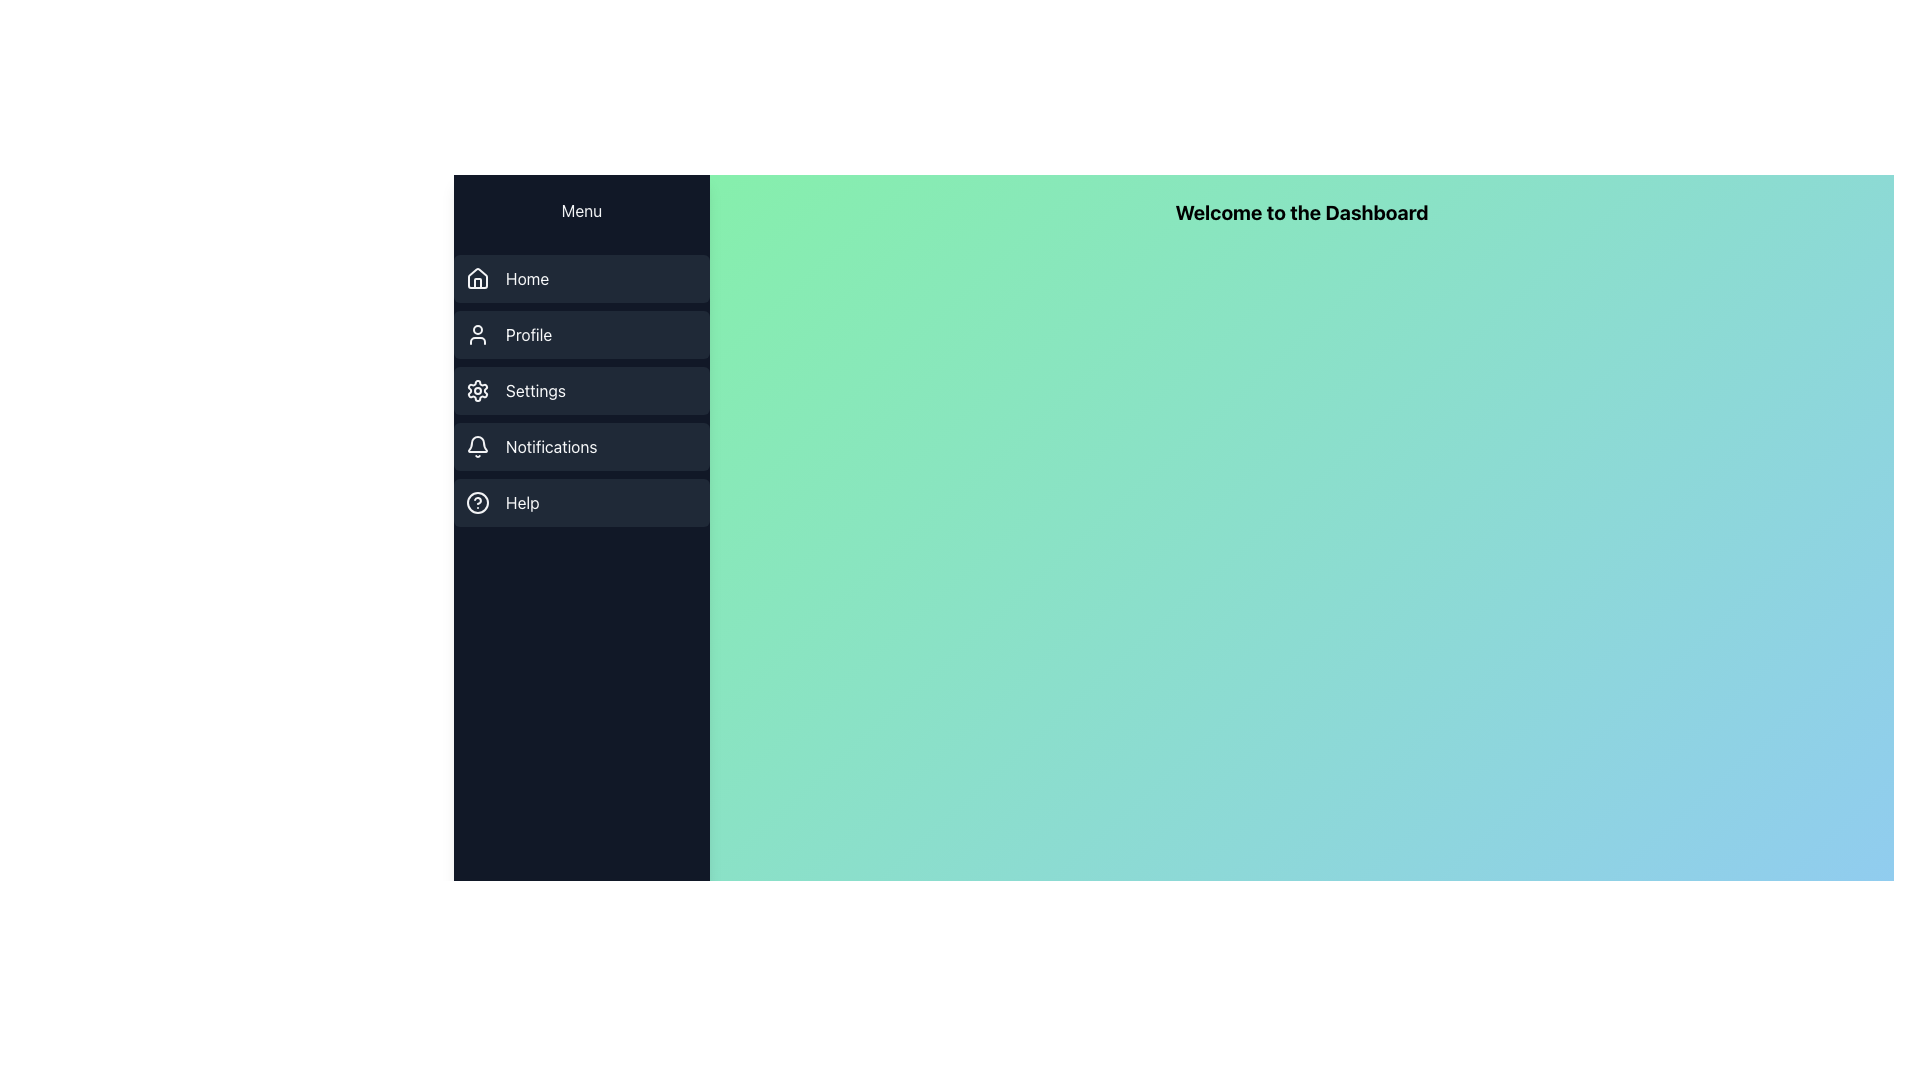 The height and width of the screenshot is (1080, 1920). Describe the element at coordinates (1301, 212) in the screenshot. I see `the header text label on the dashboard page, which serves as a greeting message and is positioned near the top of the gradient background area` at that location.